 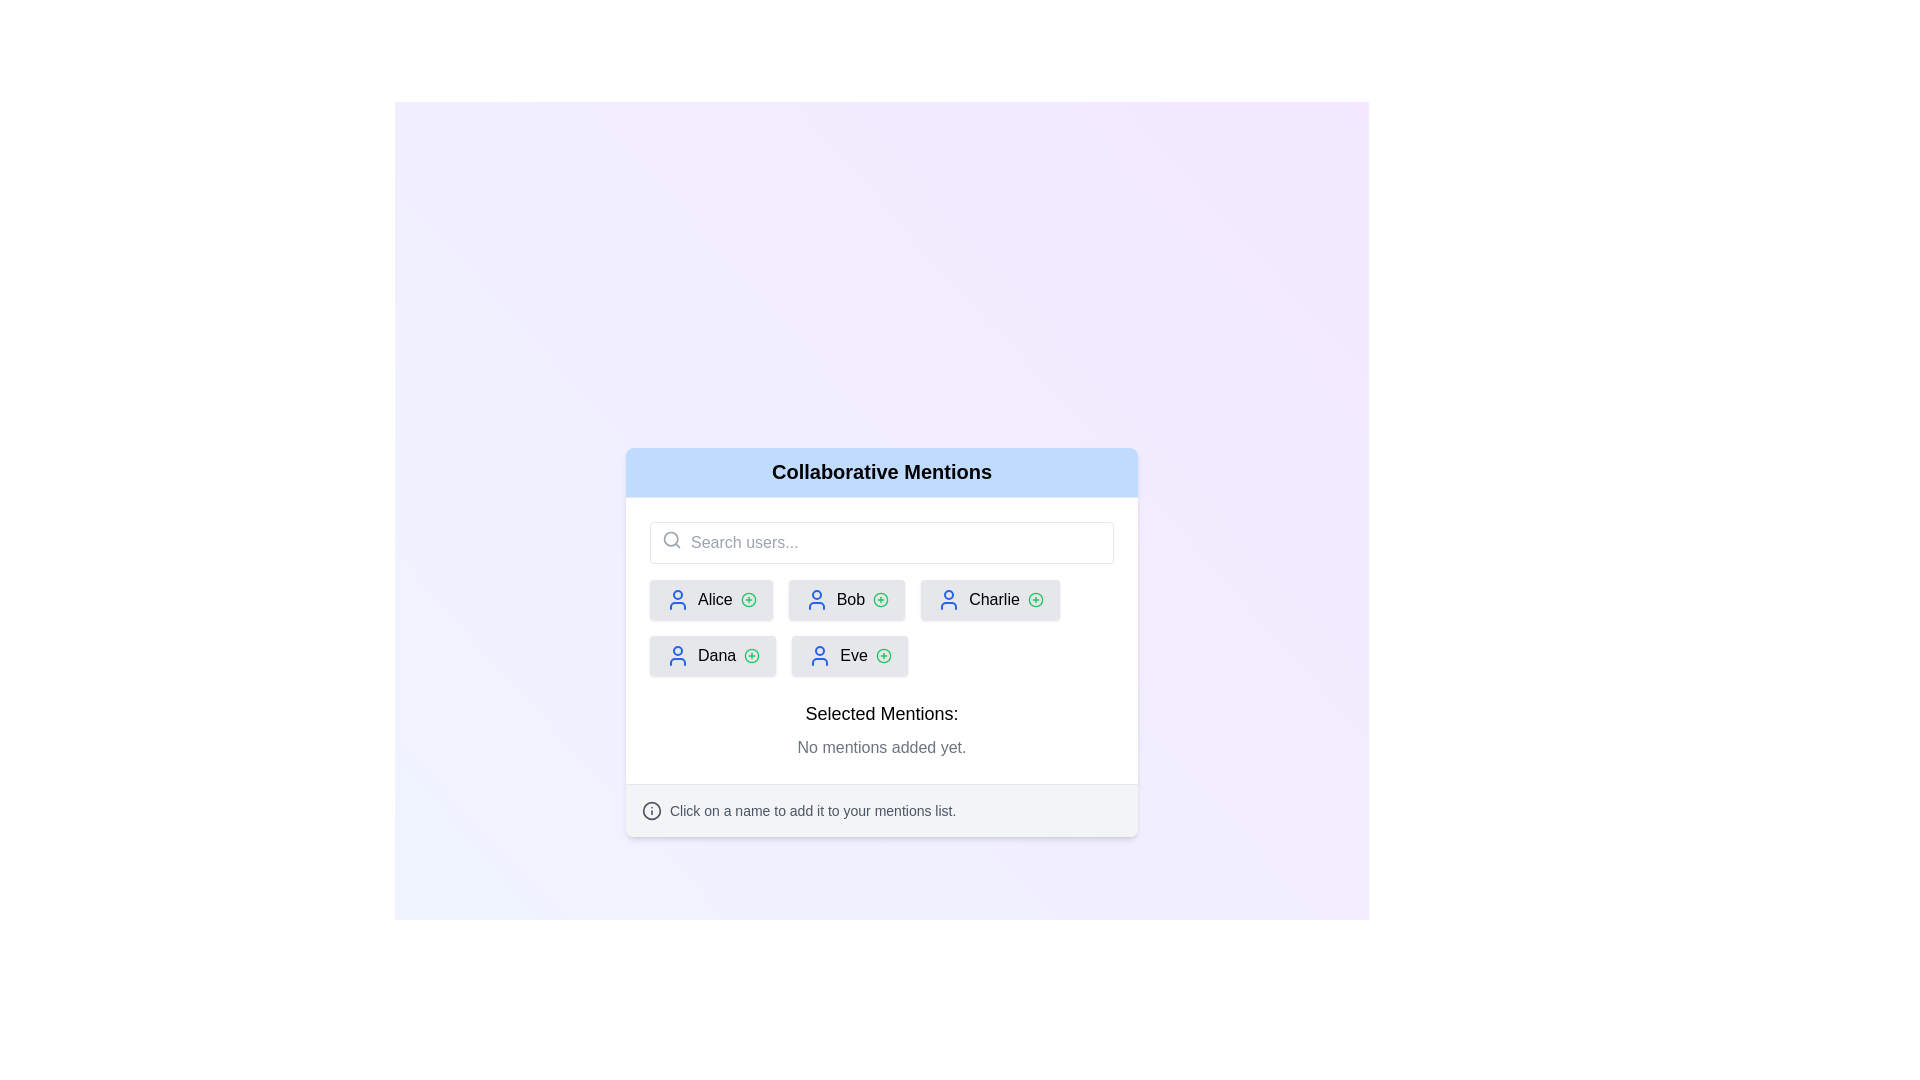 What do you see at coordinates (672, 538) in the screenshot?
I see `the decorative magnifying glass icon indicating search, located at the top-left corner of the text input field` at bounding box center [672, 538].